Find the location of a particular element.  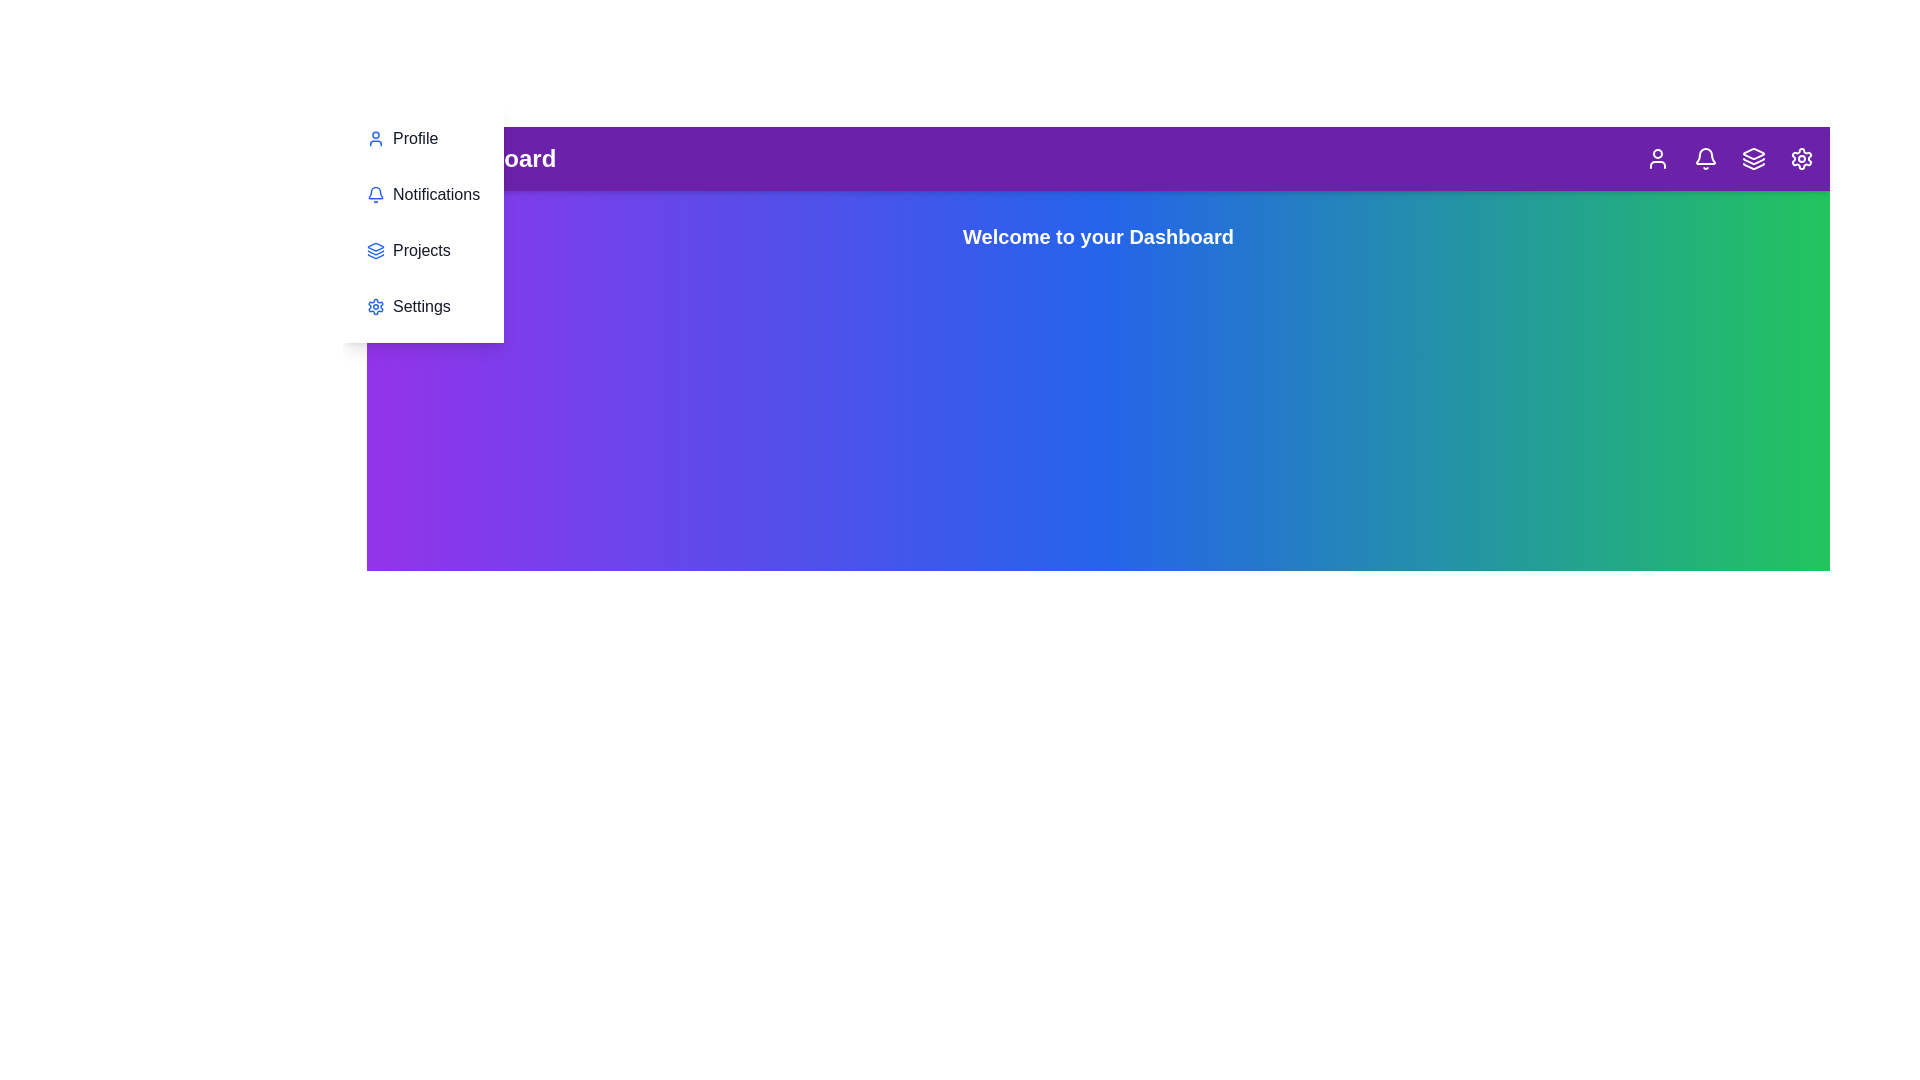

the menu item Projects in the sidebar is located at coordinates (421, 249).